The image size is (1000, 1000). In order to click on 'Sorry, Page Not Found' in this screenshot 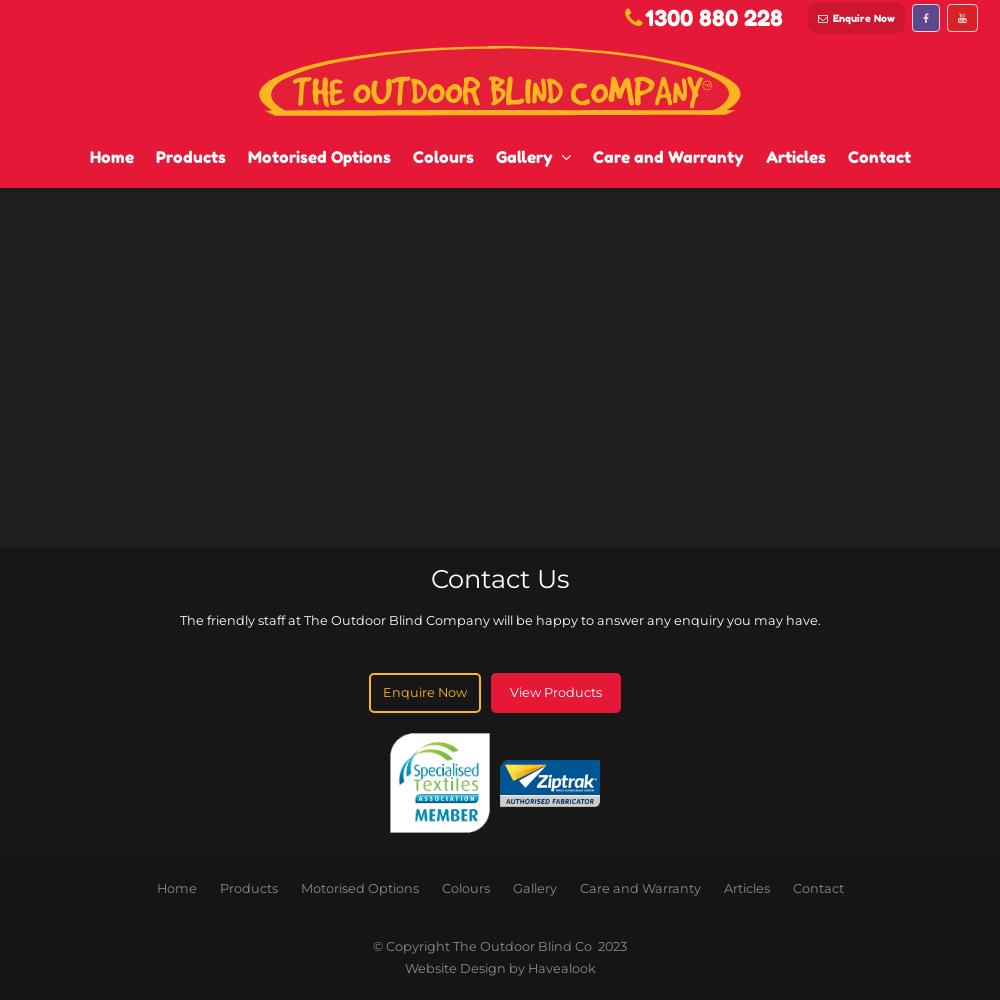, I will do `click(10, 59)`.